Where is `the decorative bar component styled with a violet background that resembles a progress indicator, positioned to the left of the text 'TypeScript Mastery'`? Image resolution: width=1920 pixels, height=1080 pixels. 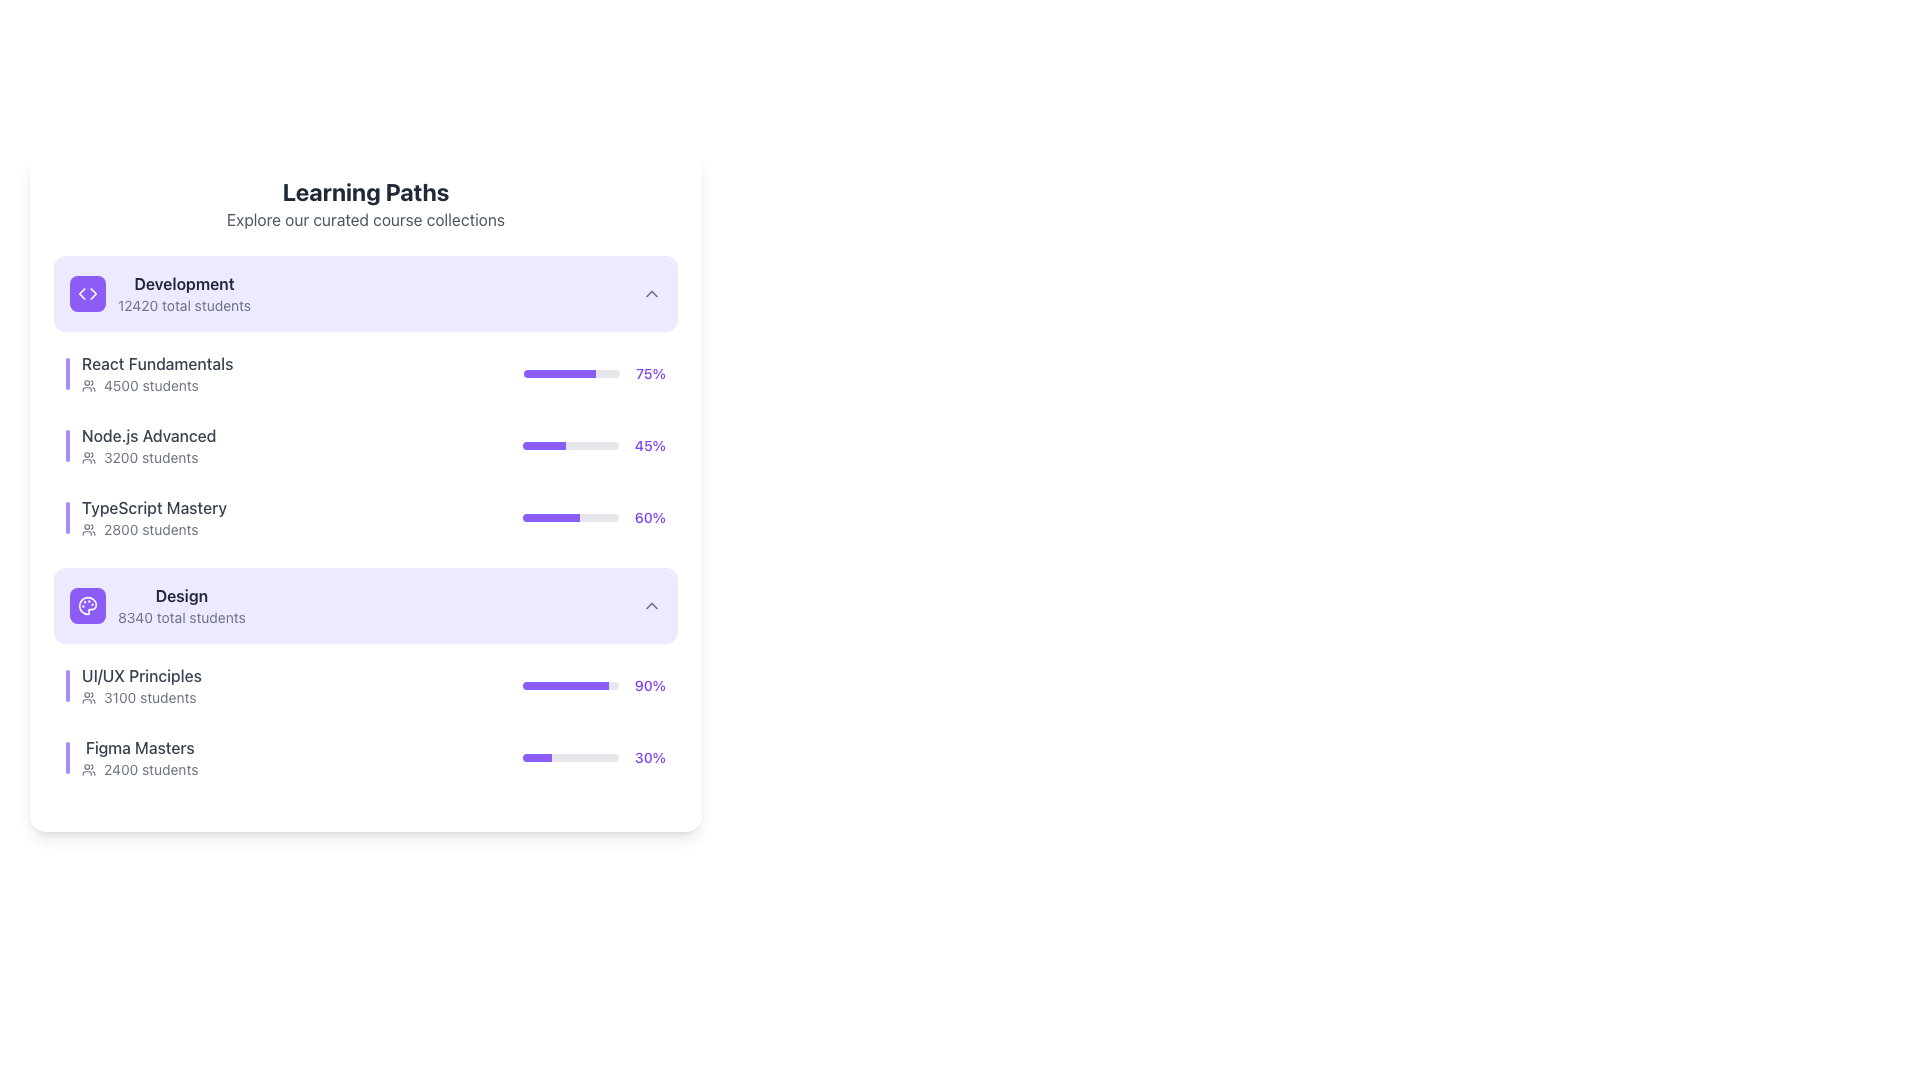
the decorative bar component styled with a violet background that resembles a progress indicator, positioned to the left of the text 'TypeScript Mastery' is located at coordinates (67, 516).